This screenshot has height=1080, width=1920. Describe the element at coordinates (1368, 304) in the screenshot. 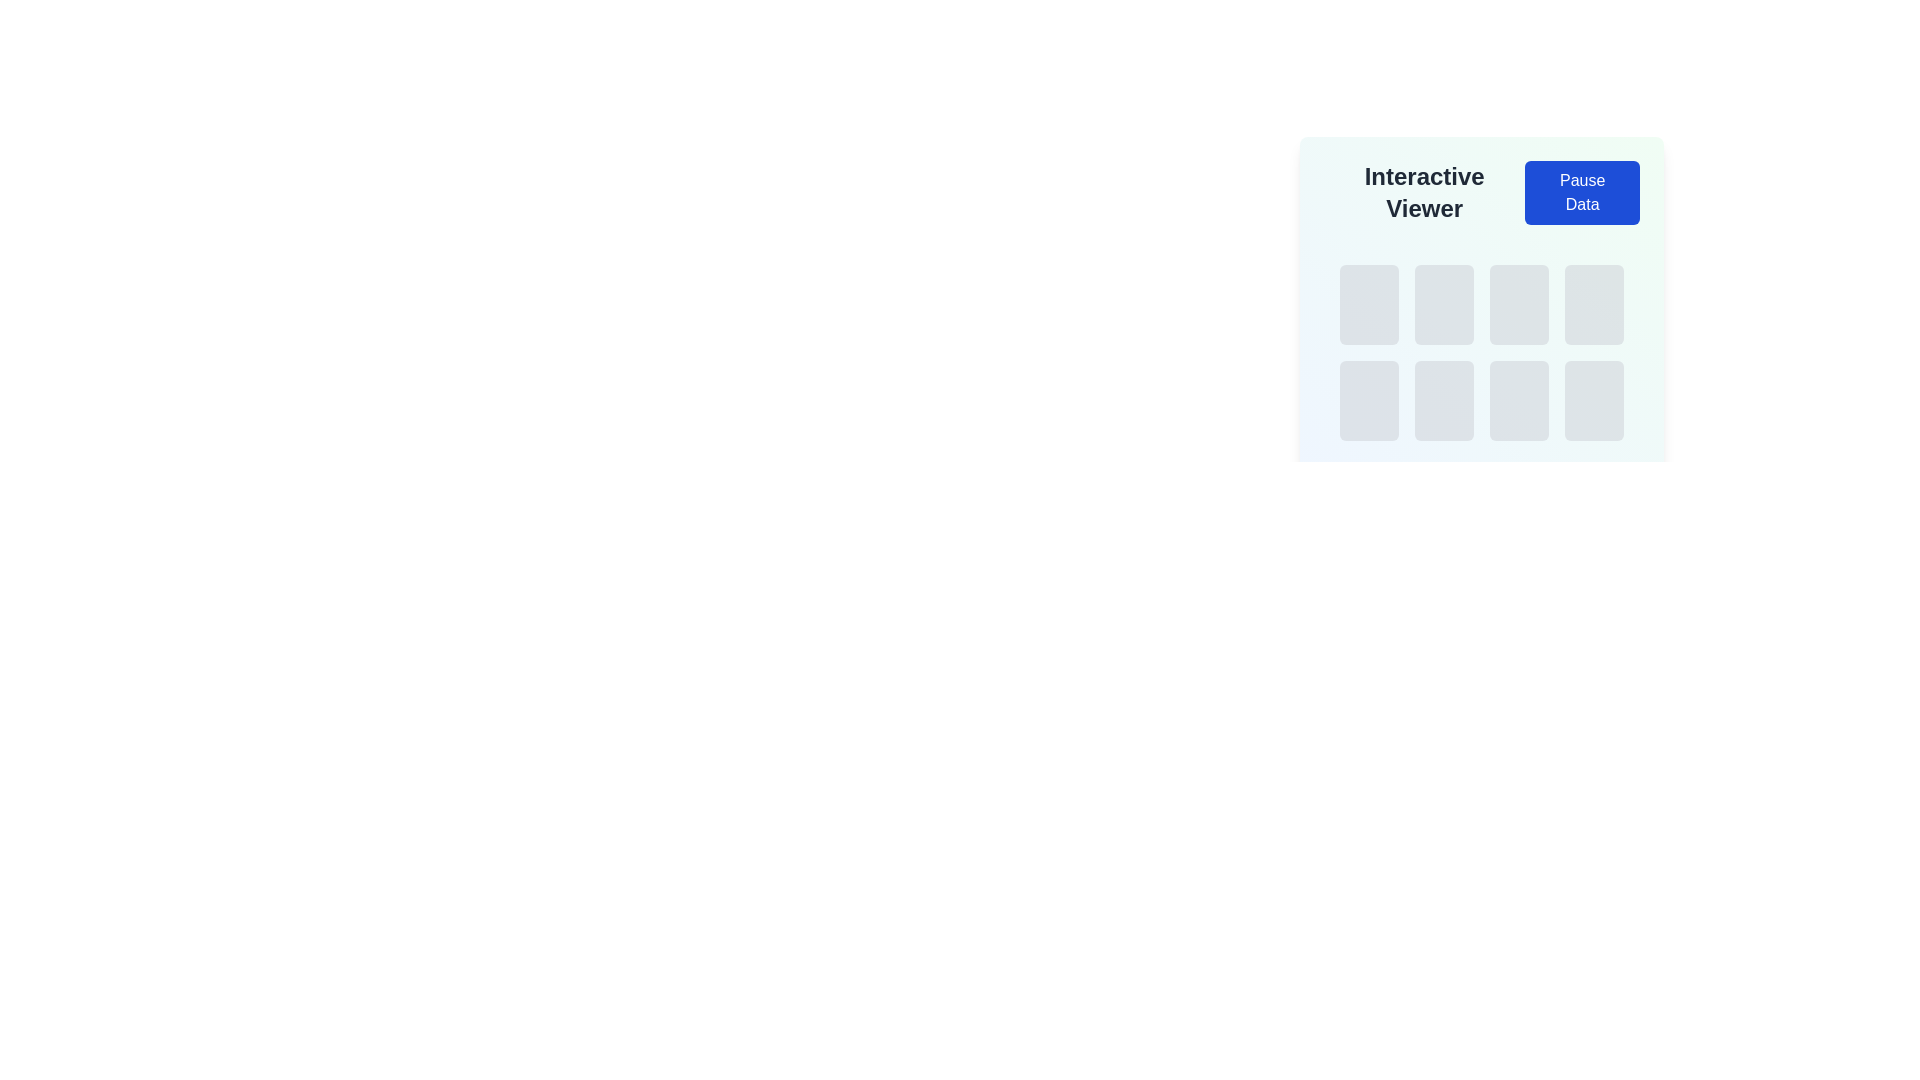

I see `the light gray rectangular placeholder with rounded edges, which is the first item in the top row of the grid` at that location.